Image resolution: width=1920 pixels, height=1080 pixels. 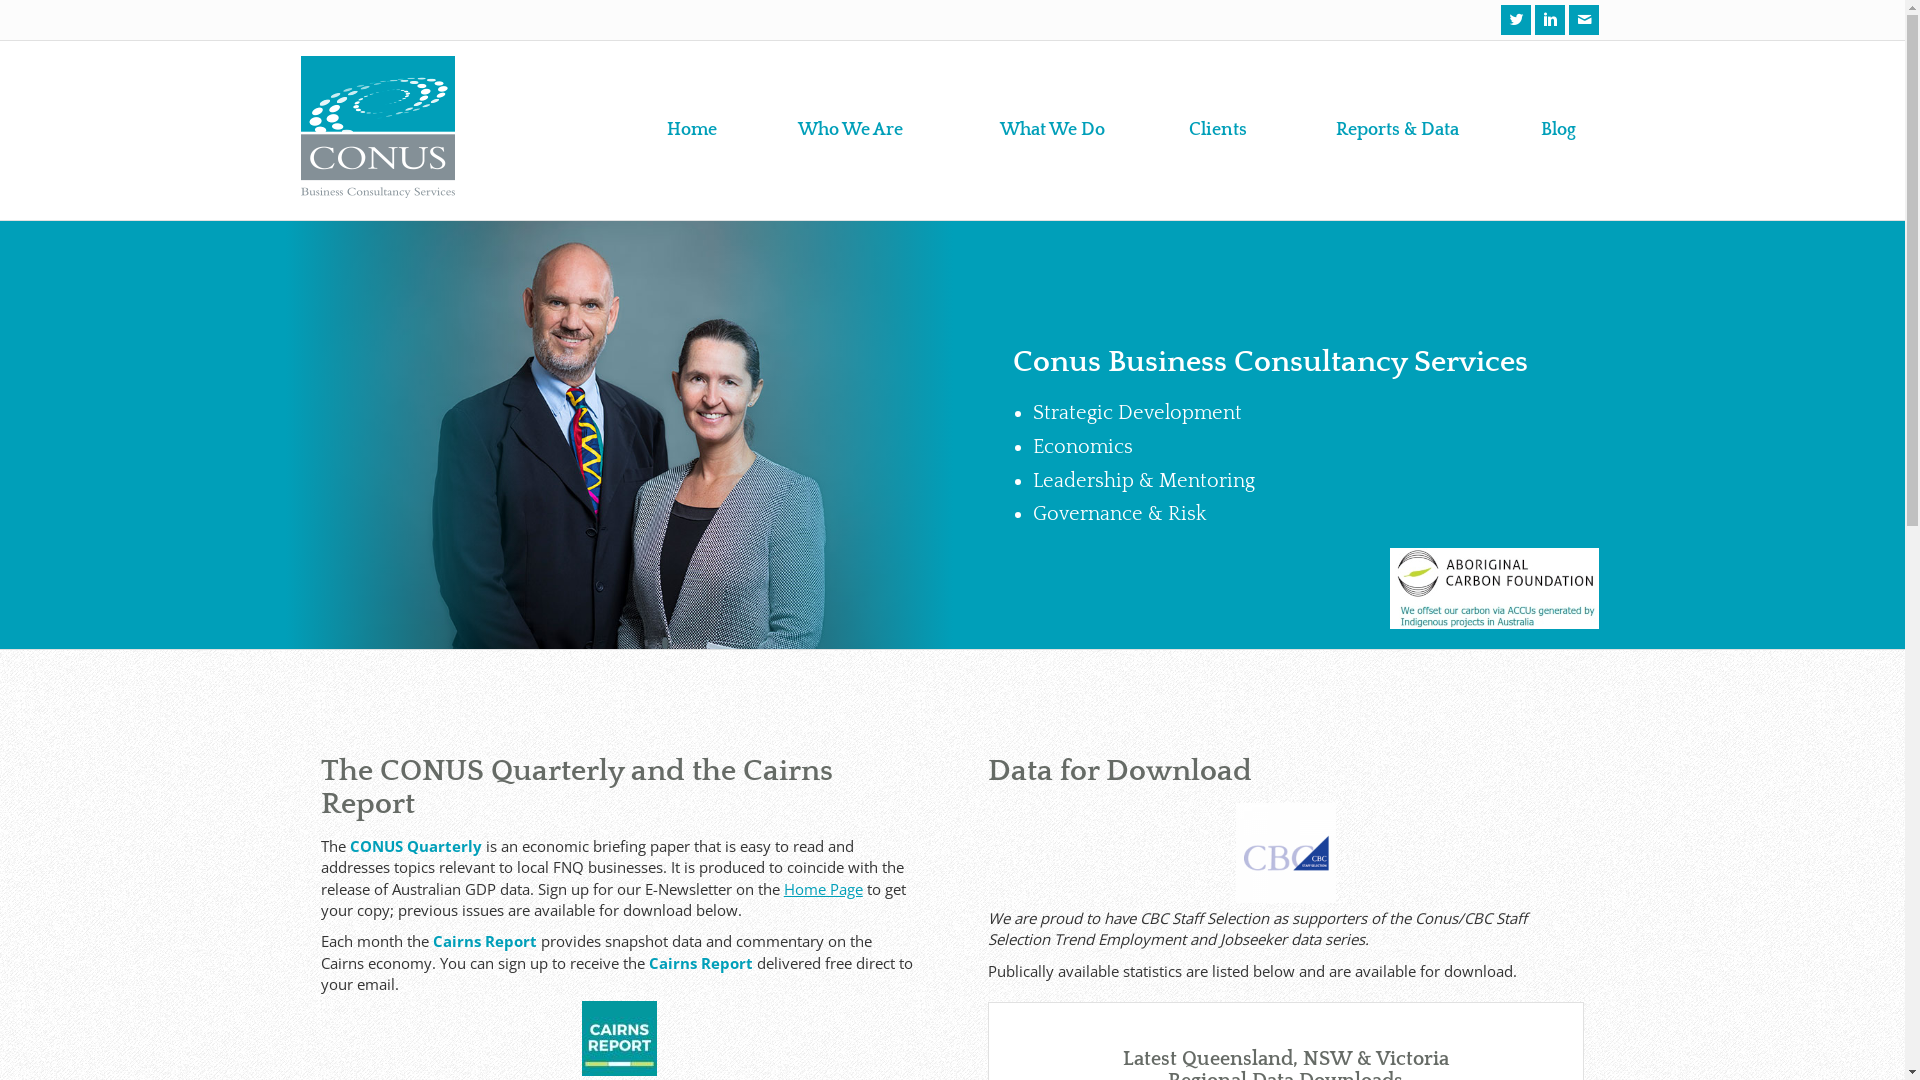 I want to click on 'Home Page', so click(x=823, y=887).